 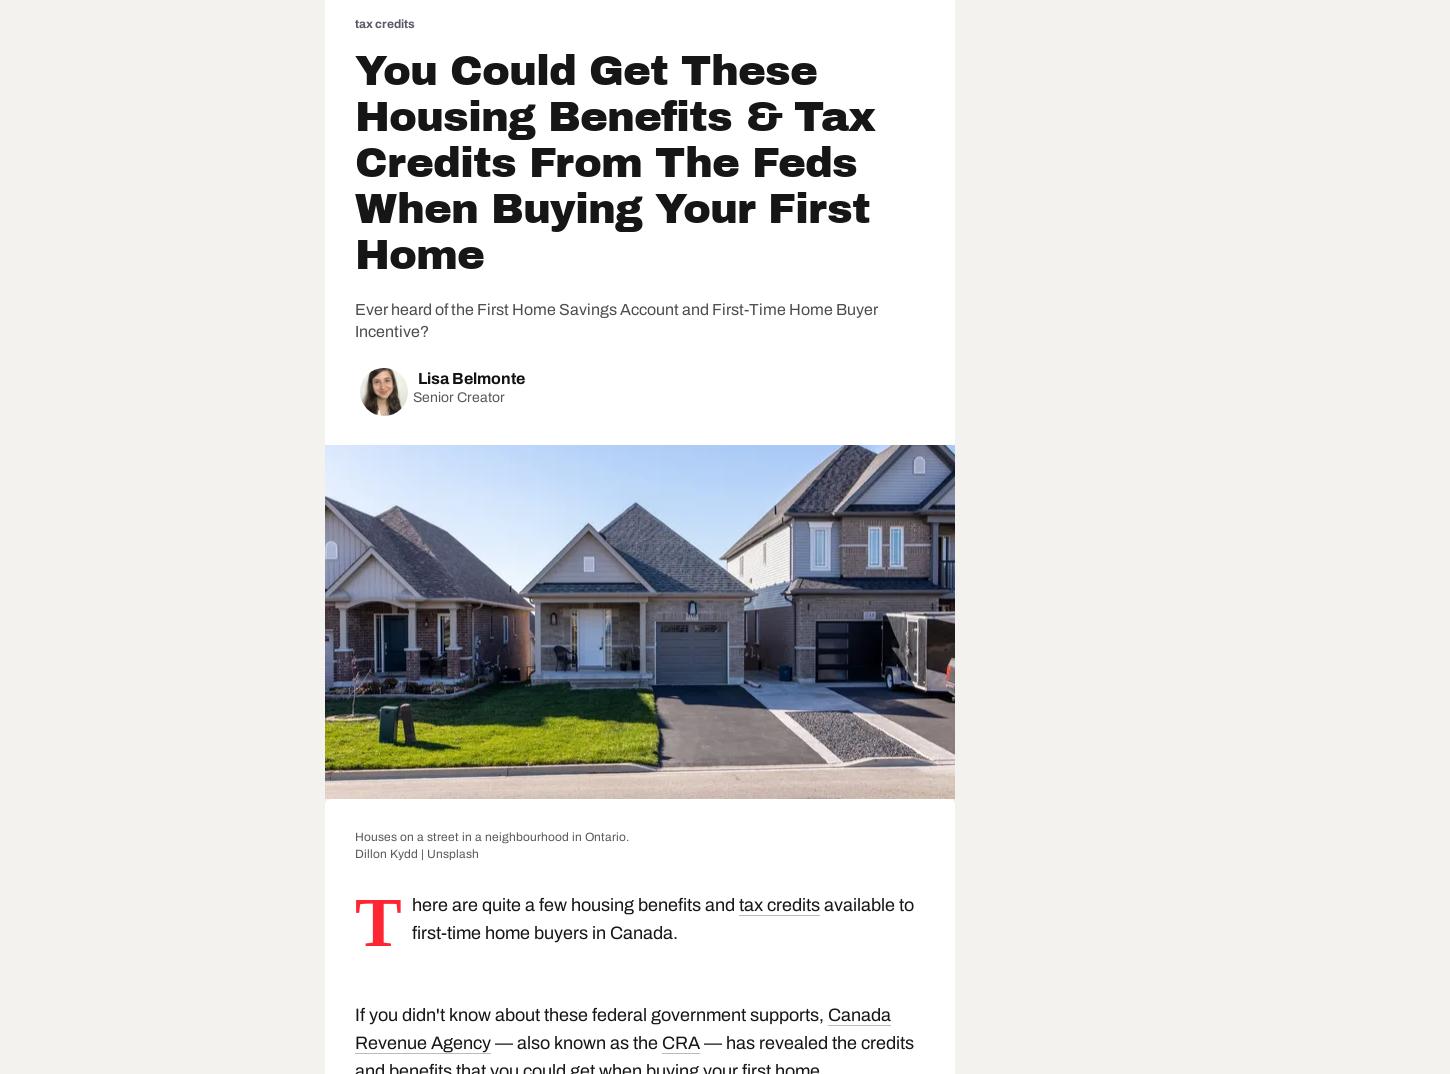 I want to click on 'You Could Get These Housing Benefits & Tax Credits From The Feds When Buying Your First Home', so click(x=613, y=162).